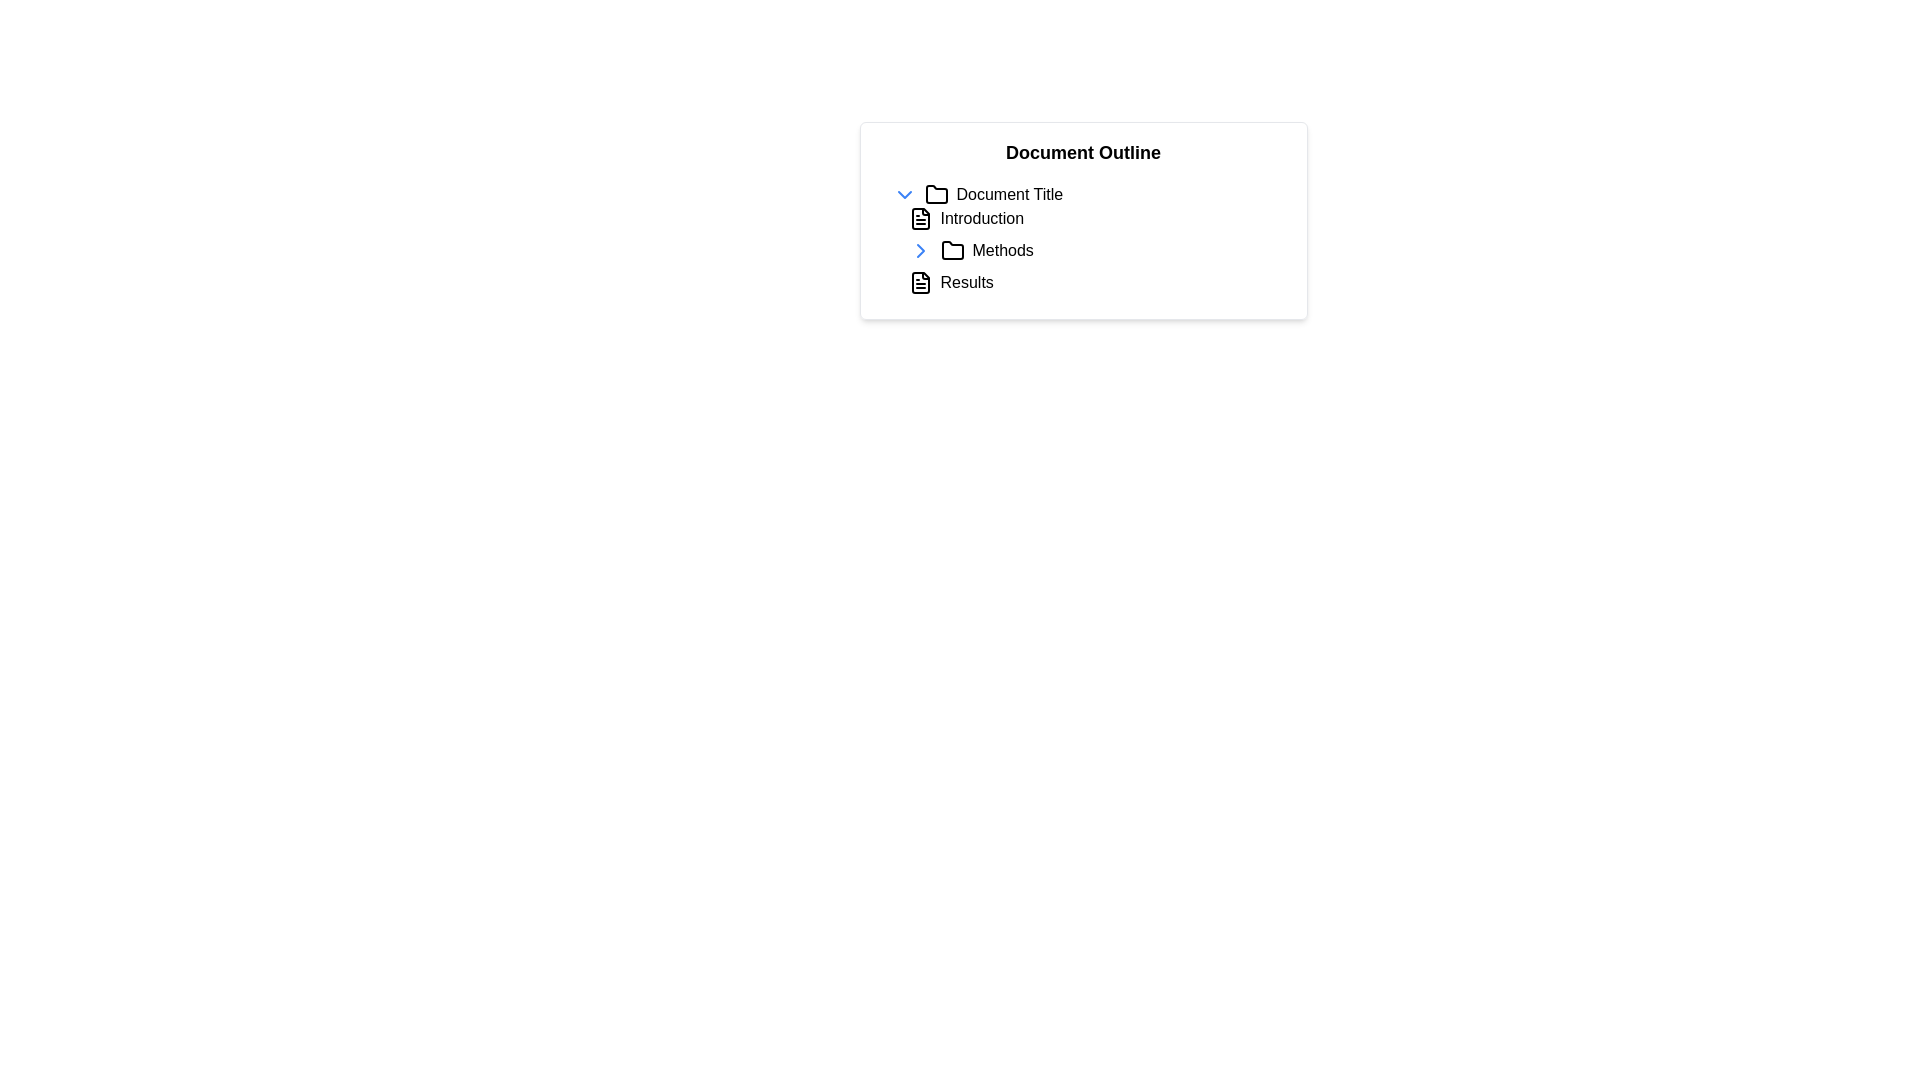 The width and height of the screenshot is (1920, 1080). Describe the element at coordinates (919, 249) in the screenshot. I see `the blue chevron icon indicating navigation` at that location.